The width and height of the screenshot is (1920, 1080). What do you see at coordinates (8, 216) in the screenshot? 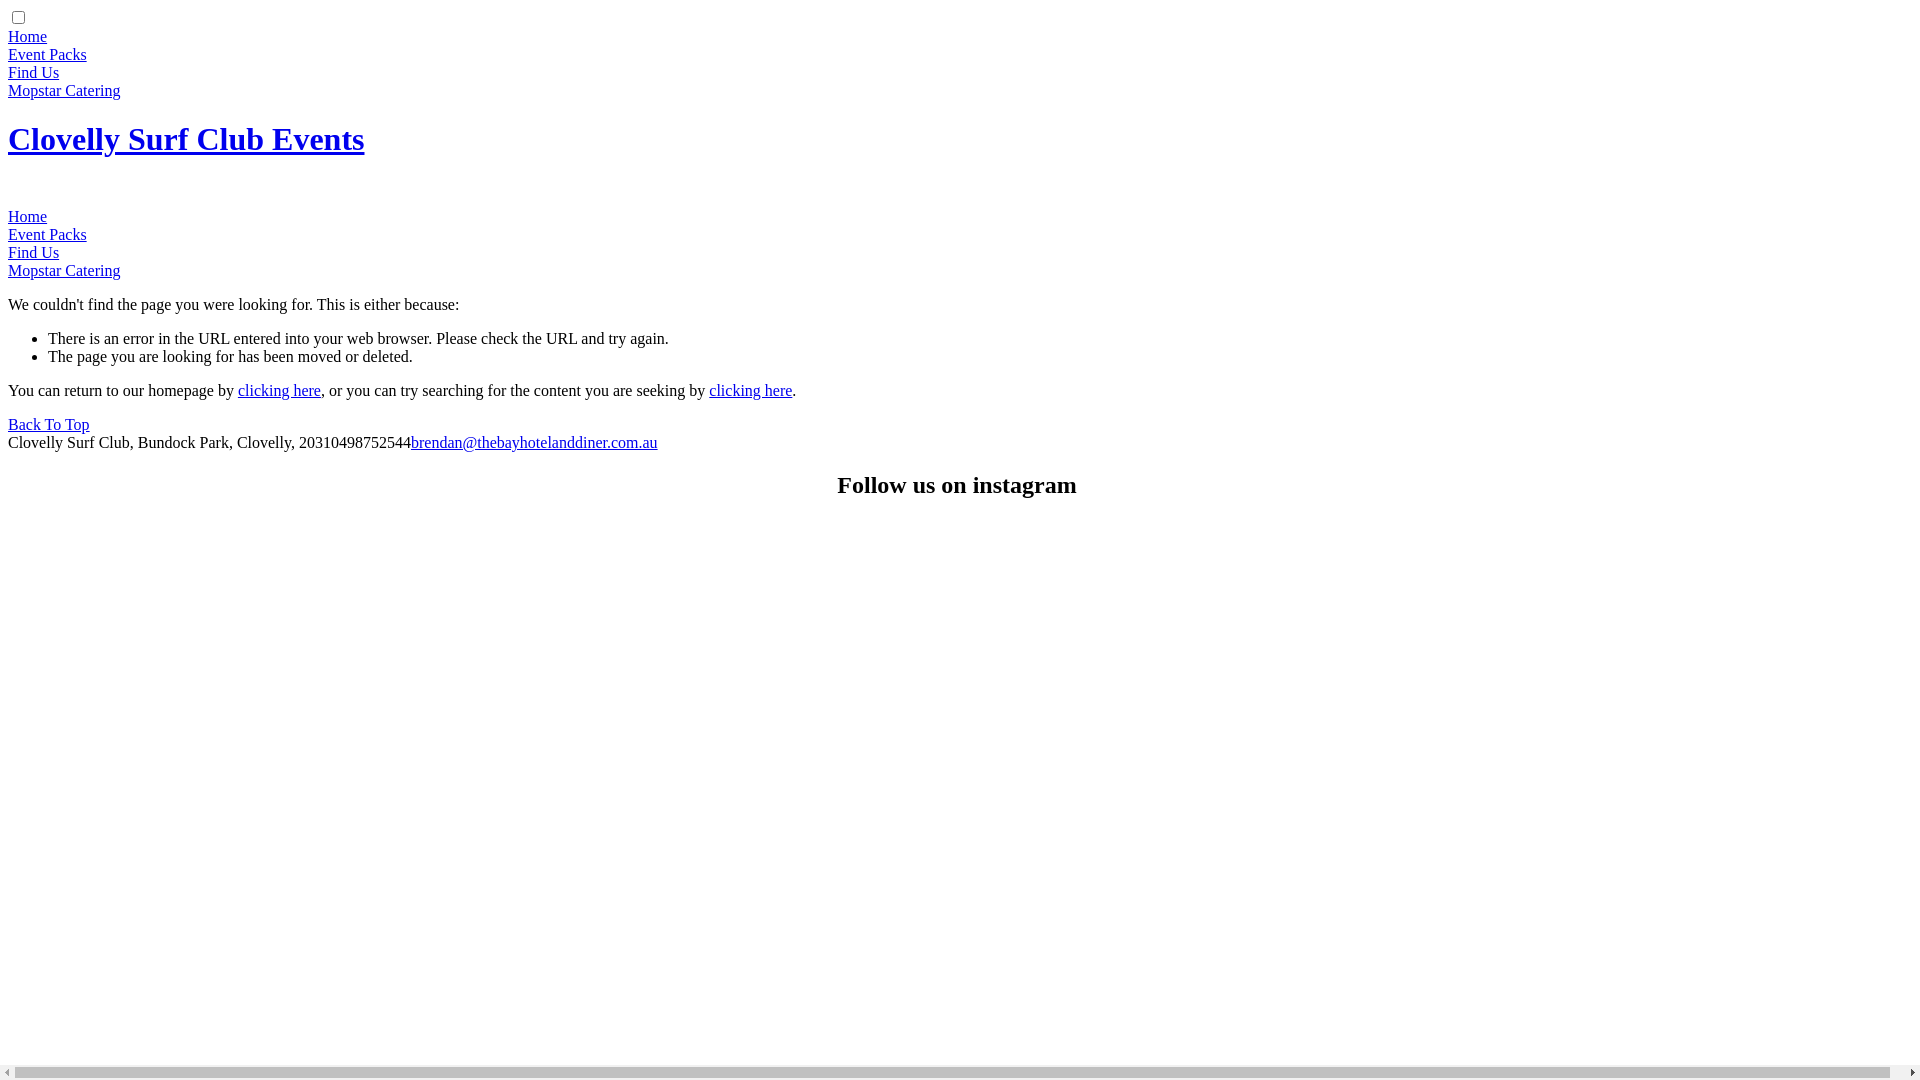
I see `'Home'` at bounding box center [8, 216].